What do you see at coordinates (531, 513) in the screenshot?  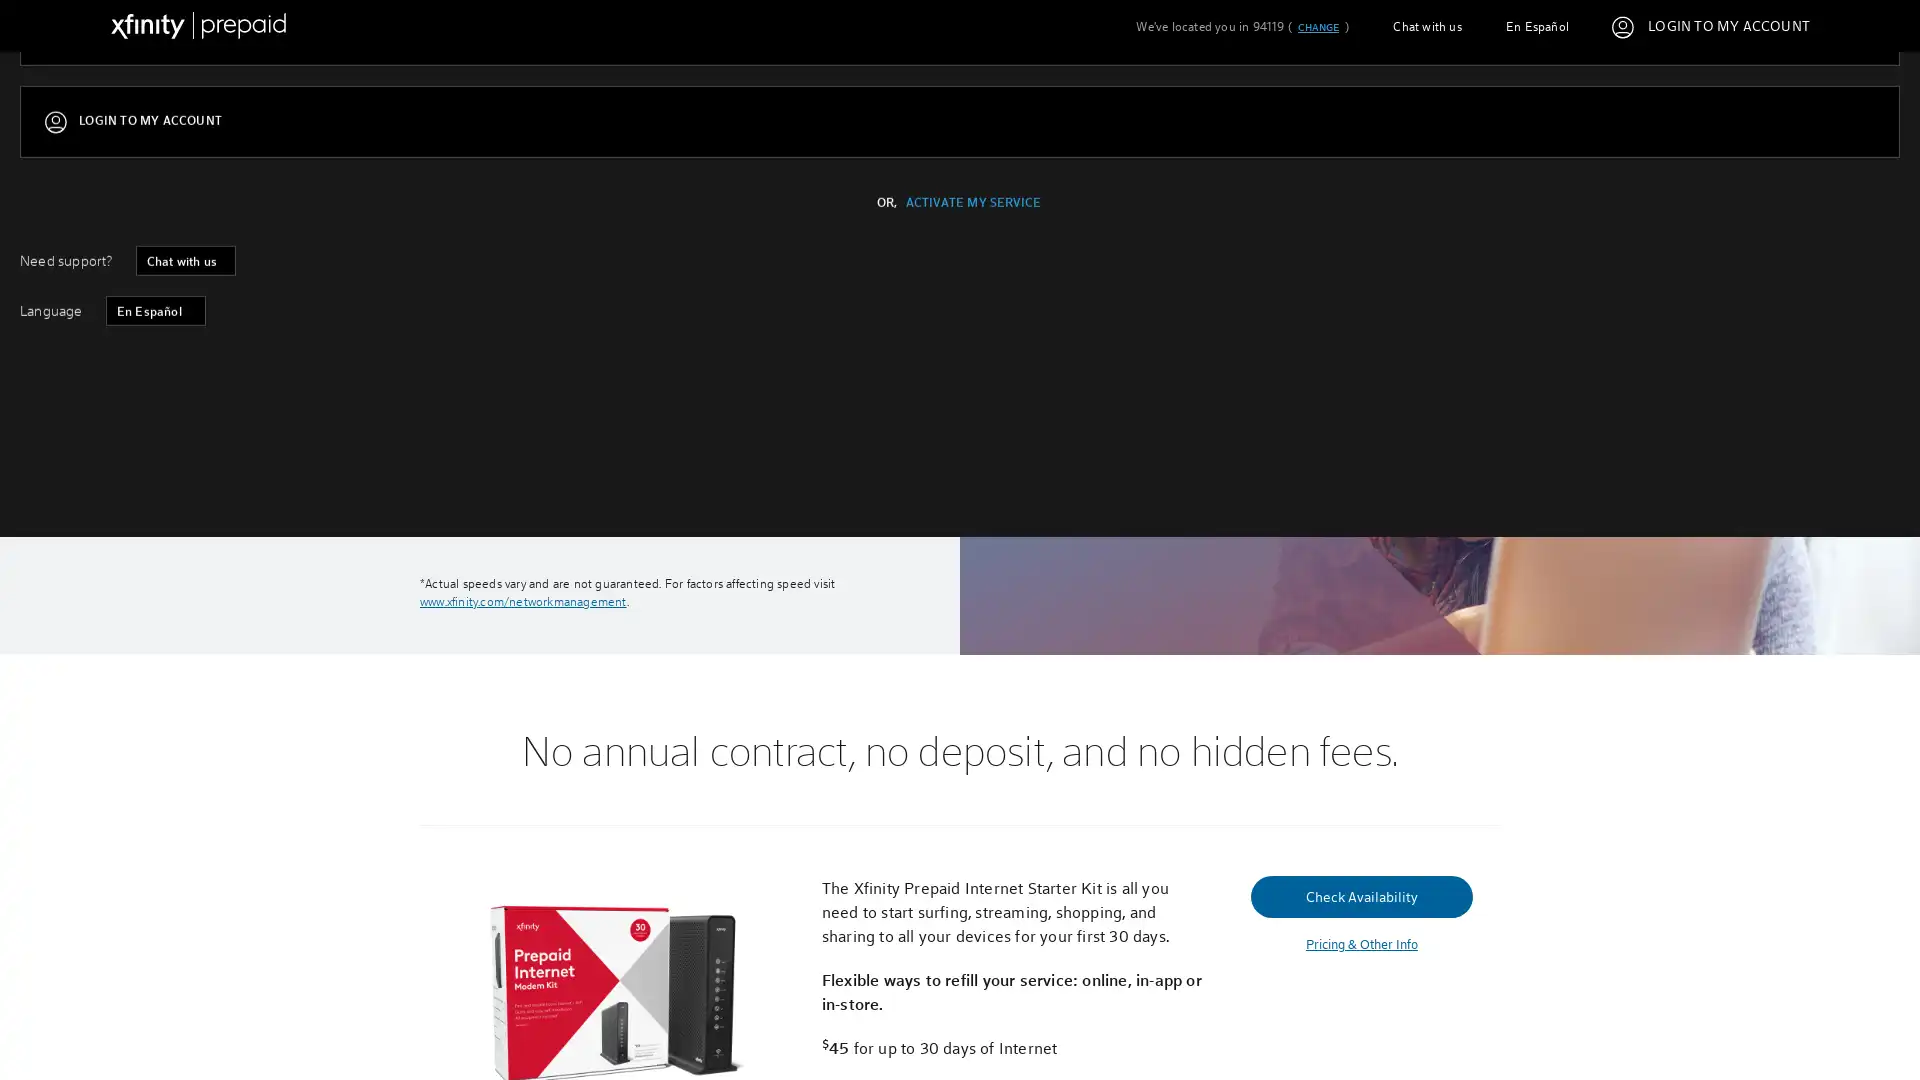 I see `Pricing & Other Info` at bounding box center [531, 513].